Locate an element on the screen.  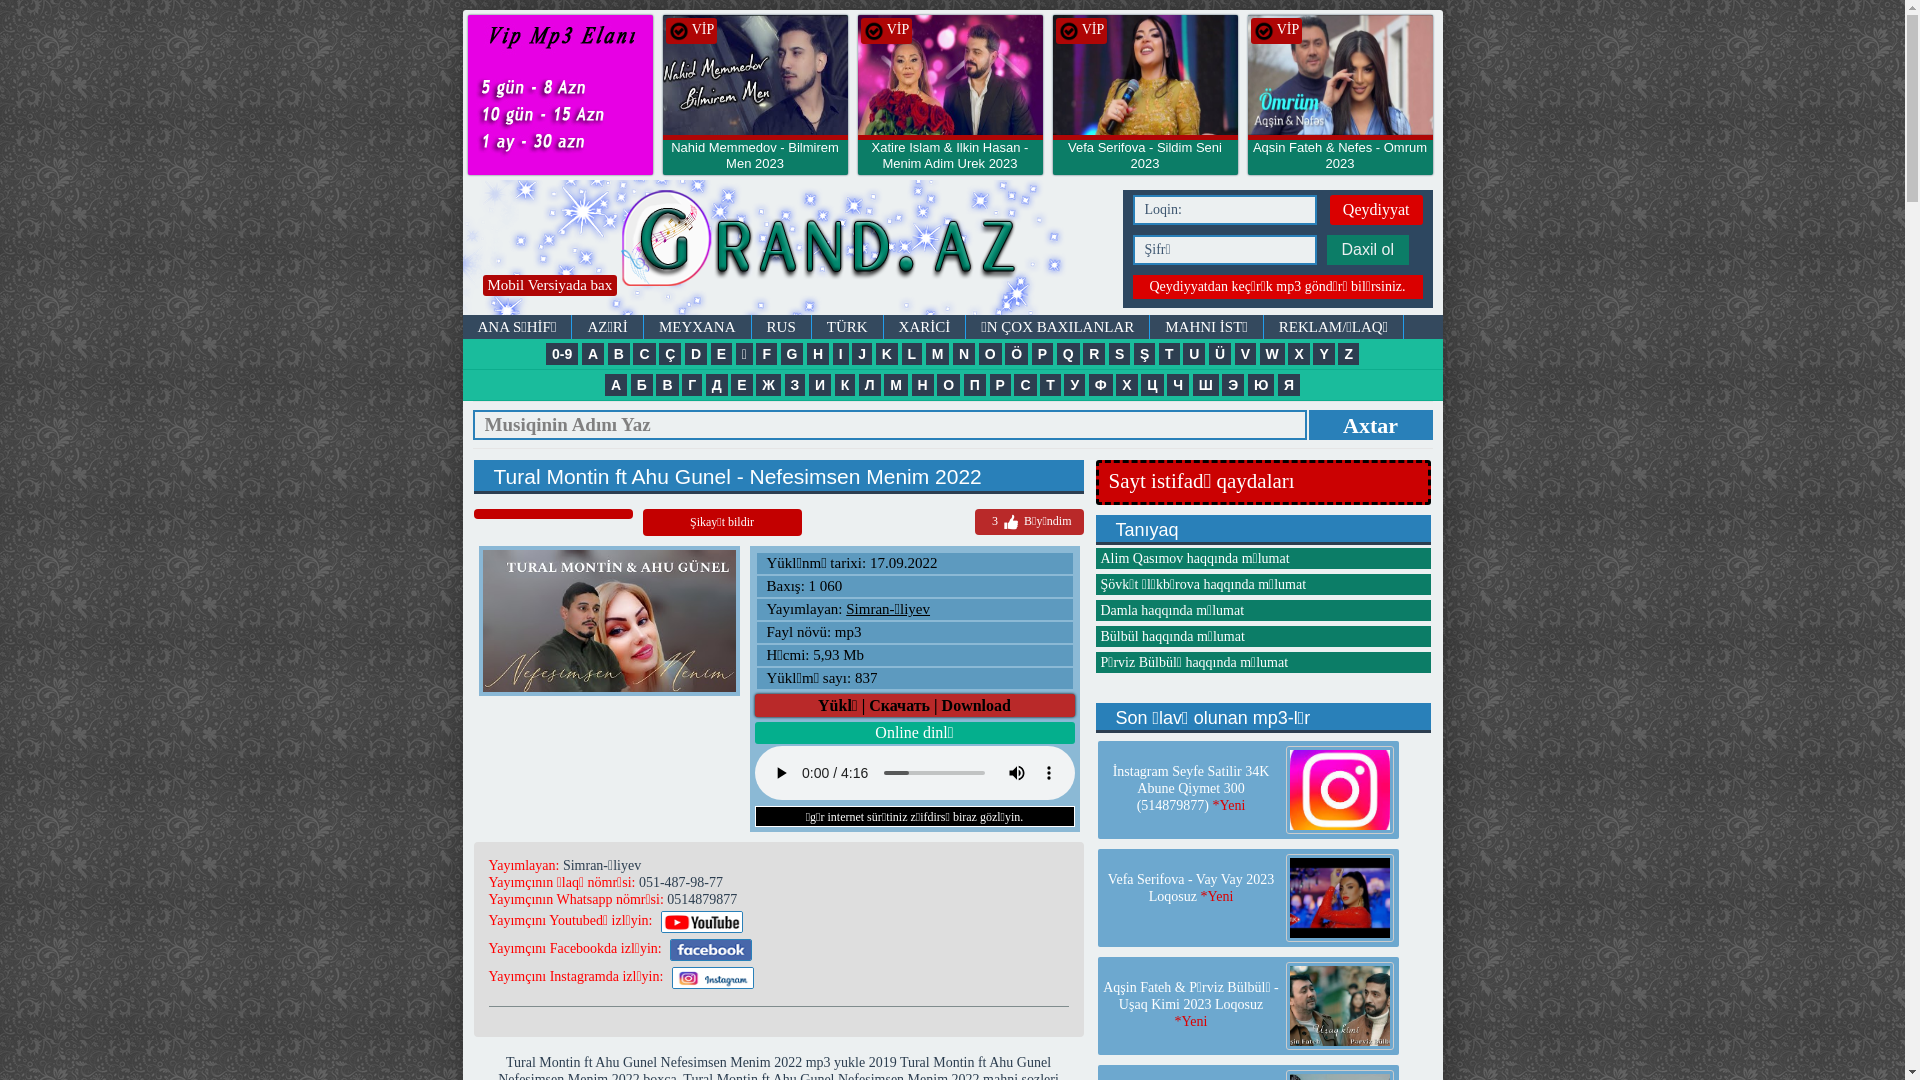
'I' is located at coordinates (840, 353).